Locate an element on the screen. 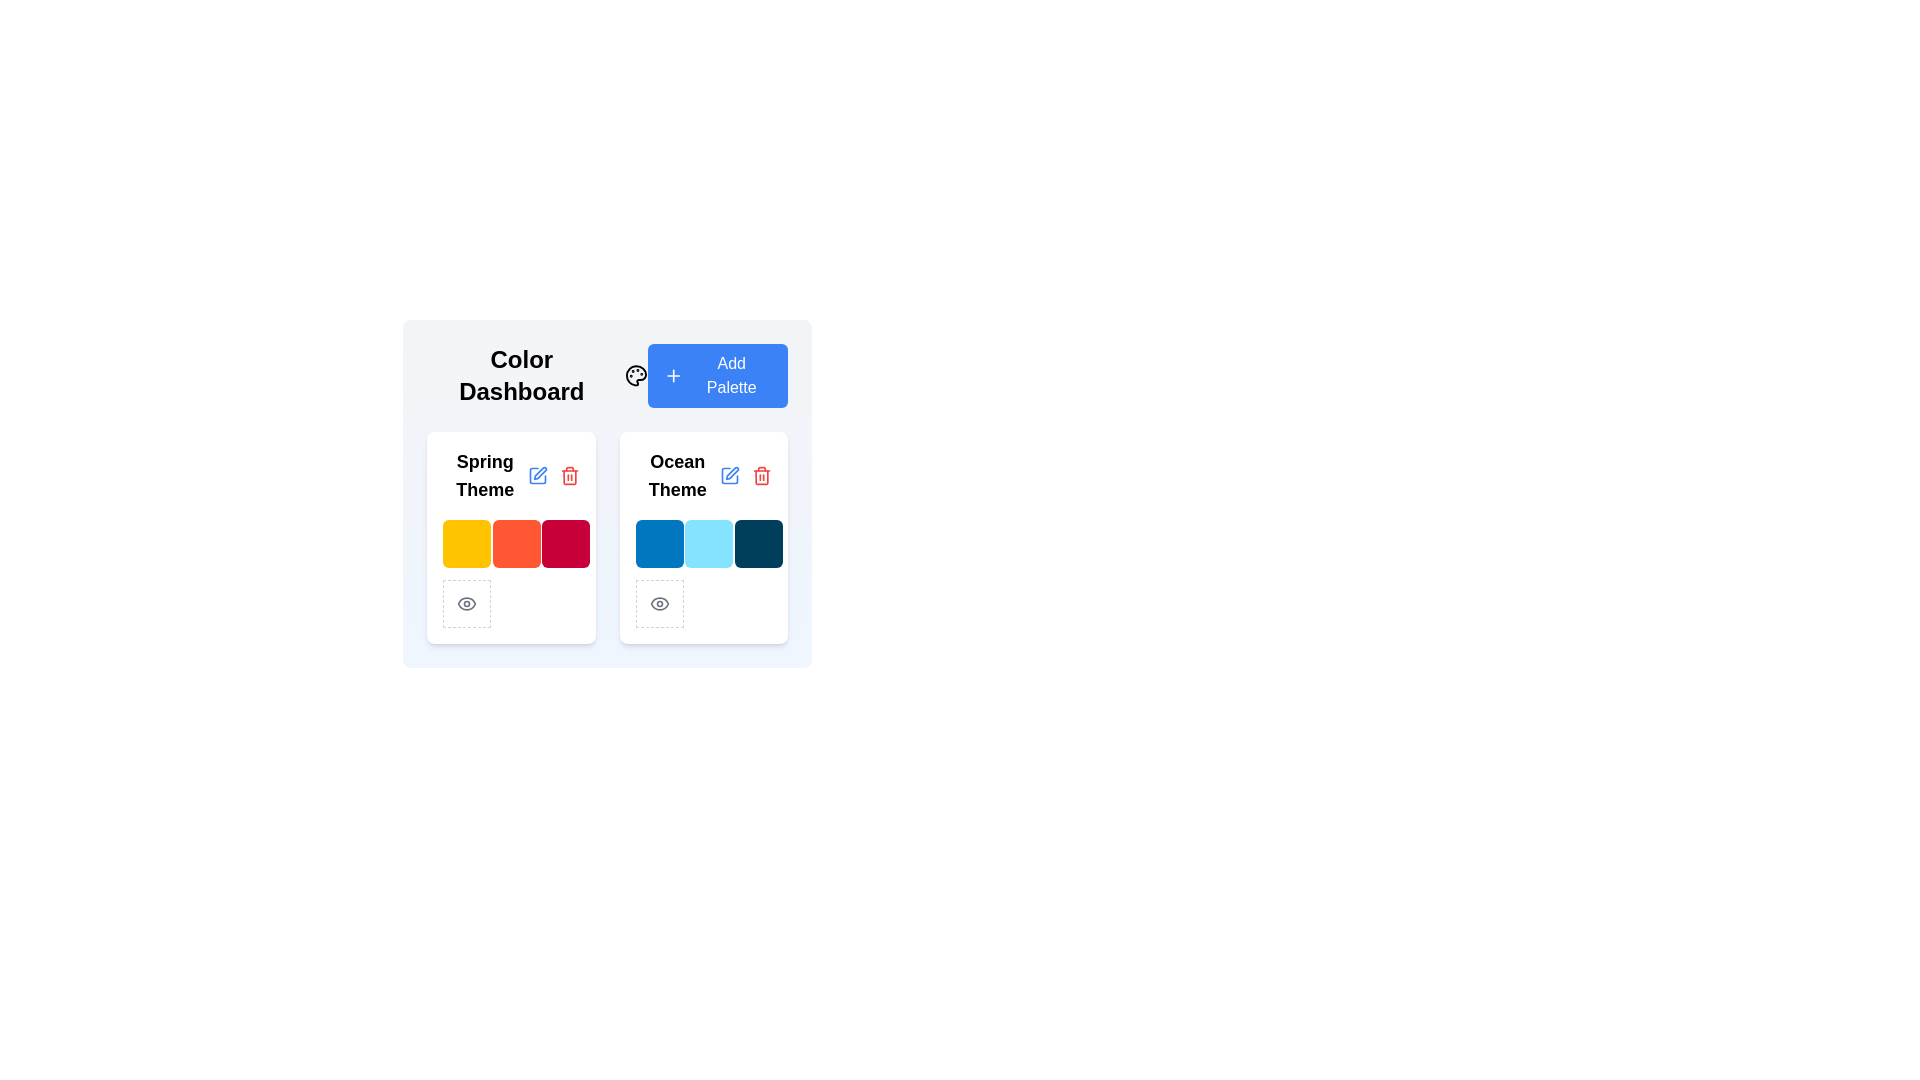 The width and height of the screenshot is (1920, 1080). the vibrant blue color block with rounded corners located in the first position of the row in the 3x3 grid under the 'Ocean Theme' section is located at coordinates (659, 543).